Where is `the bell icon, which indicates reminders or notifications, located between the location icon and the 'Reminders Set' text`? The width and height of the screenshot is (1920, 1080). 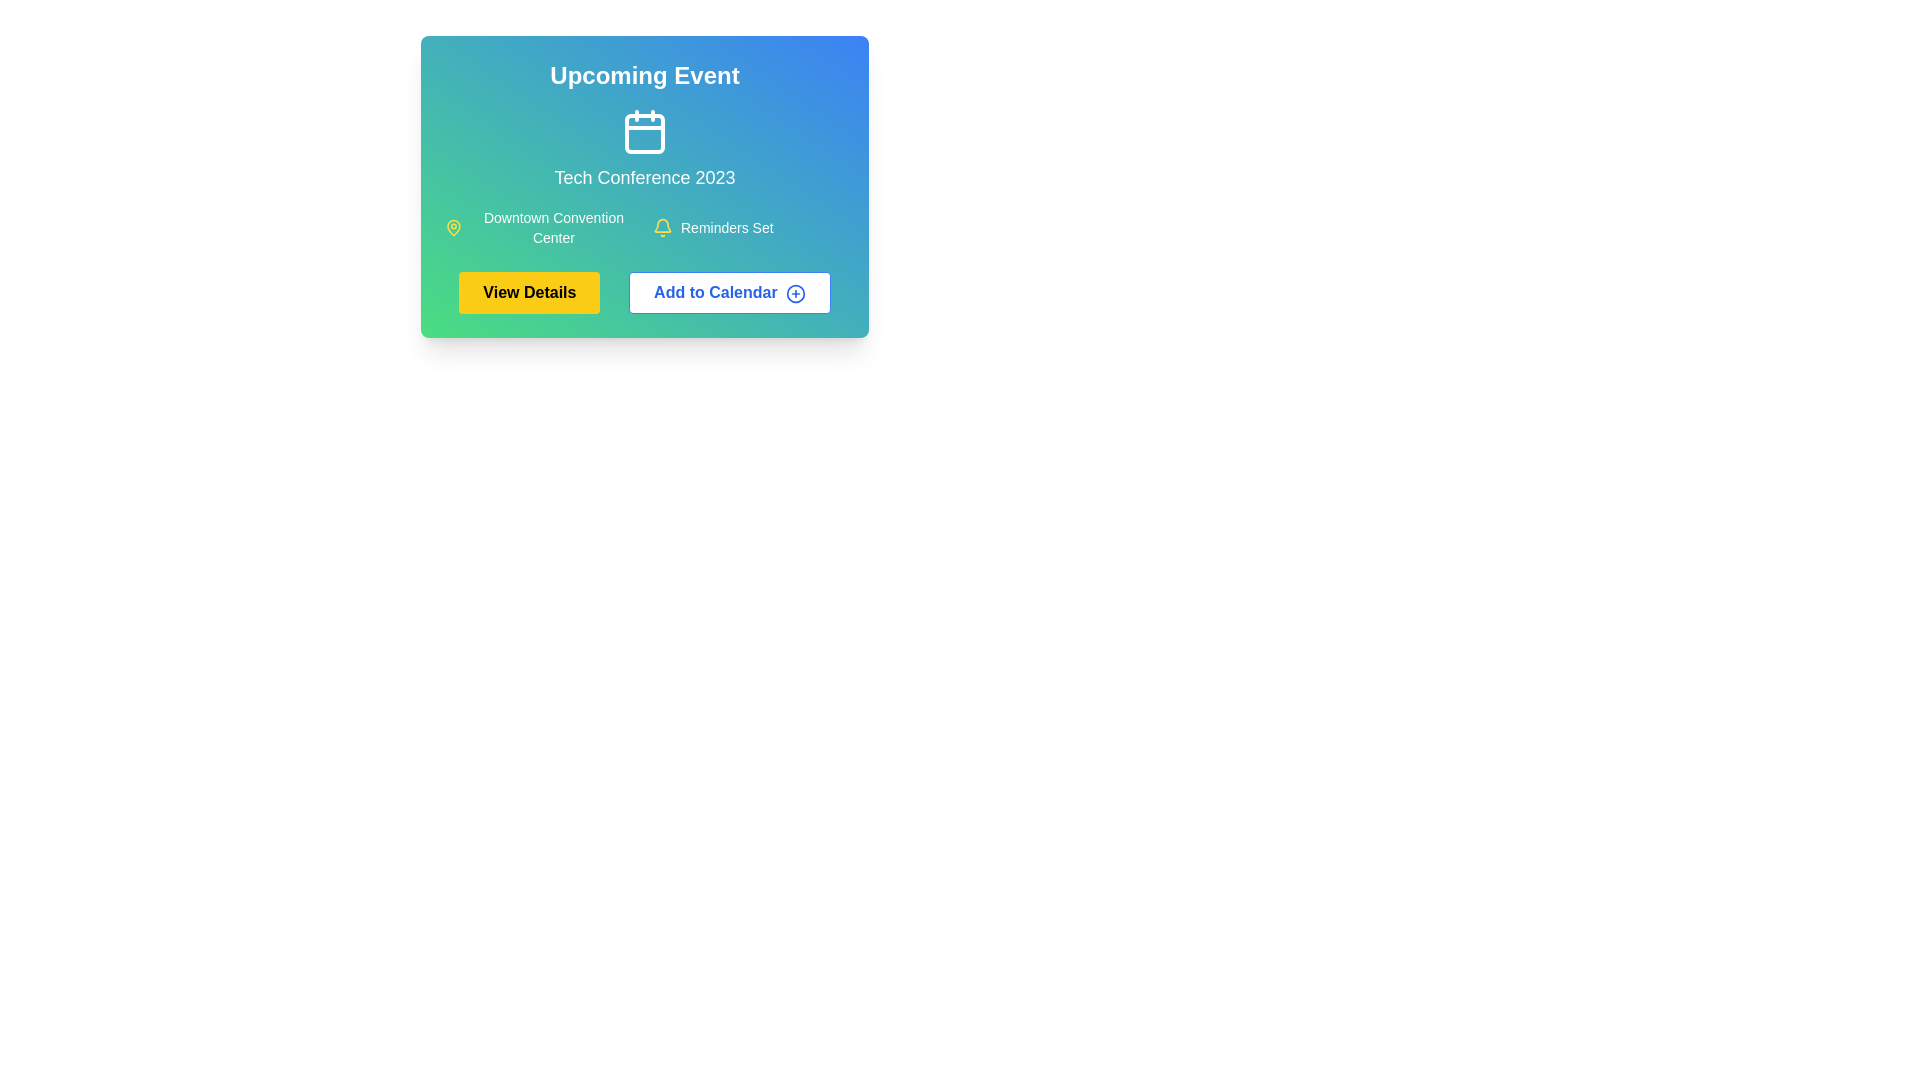
the bell icon, which indicates reminders or notifications, located between the location icon and the 'Reminders Set' text is located at coordinates (662, 226).